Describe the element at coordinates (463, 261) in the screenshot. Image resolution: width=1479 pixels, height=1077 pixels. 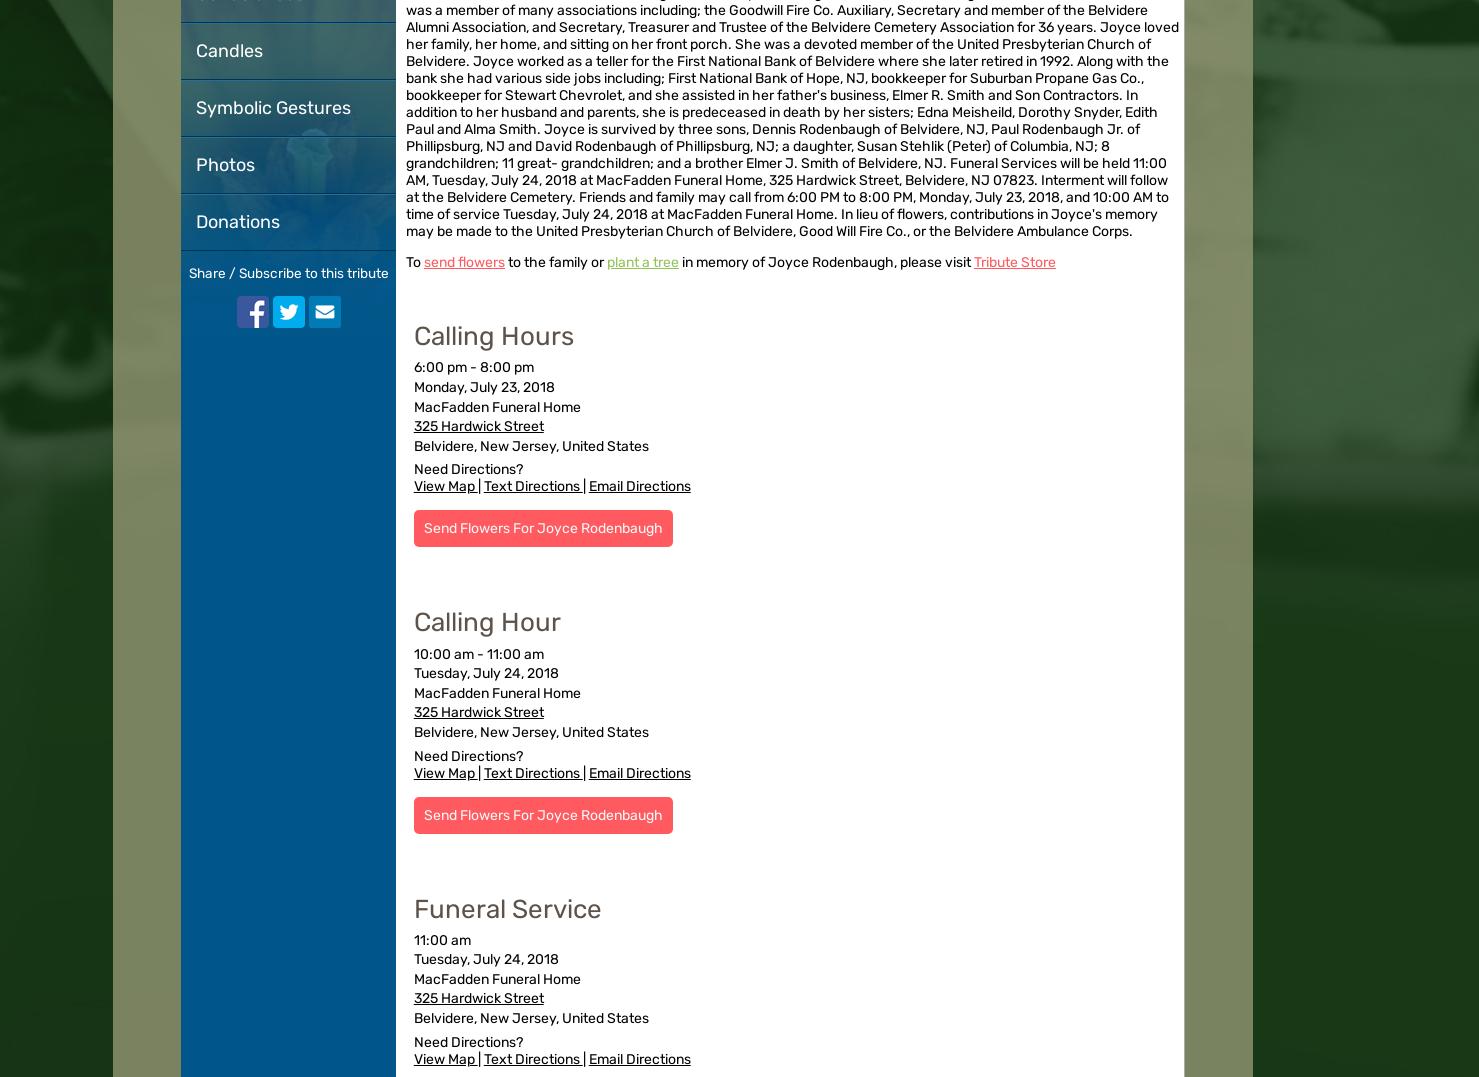
I see `'send flowers'` at that location.